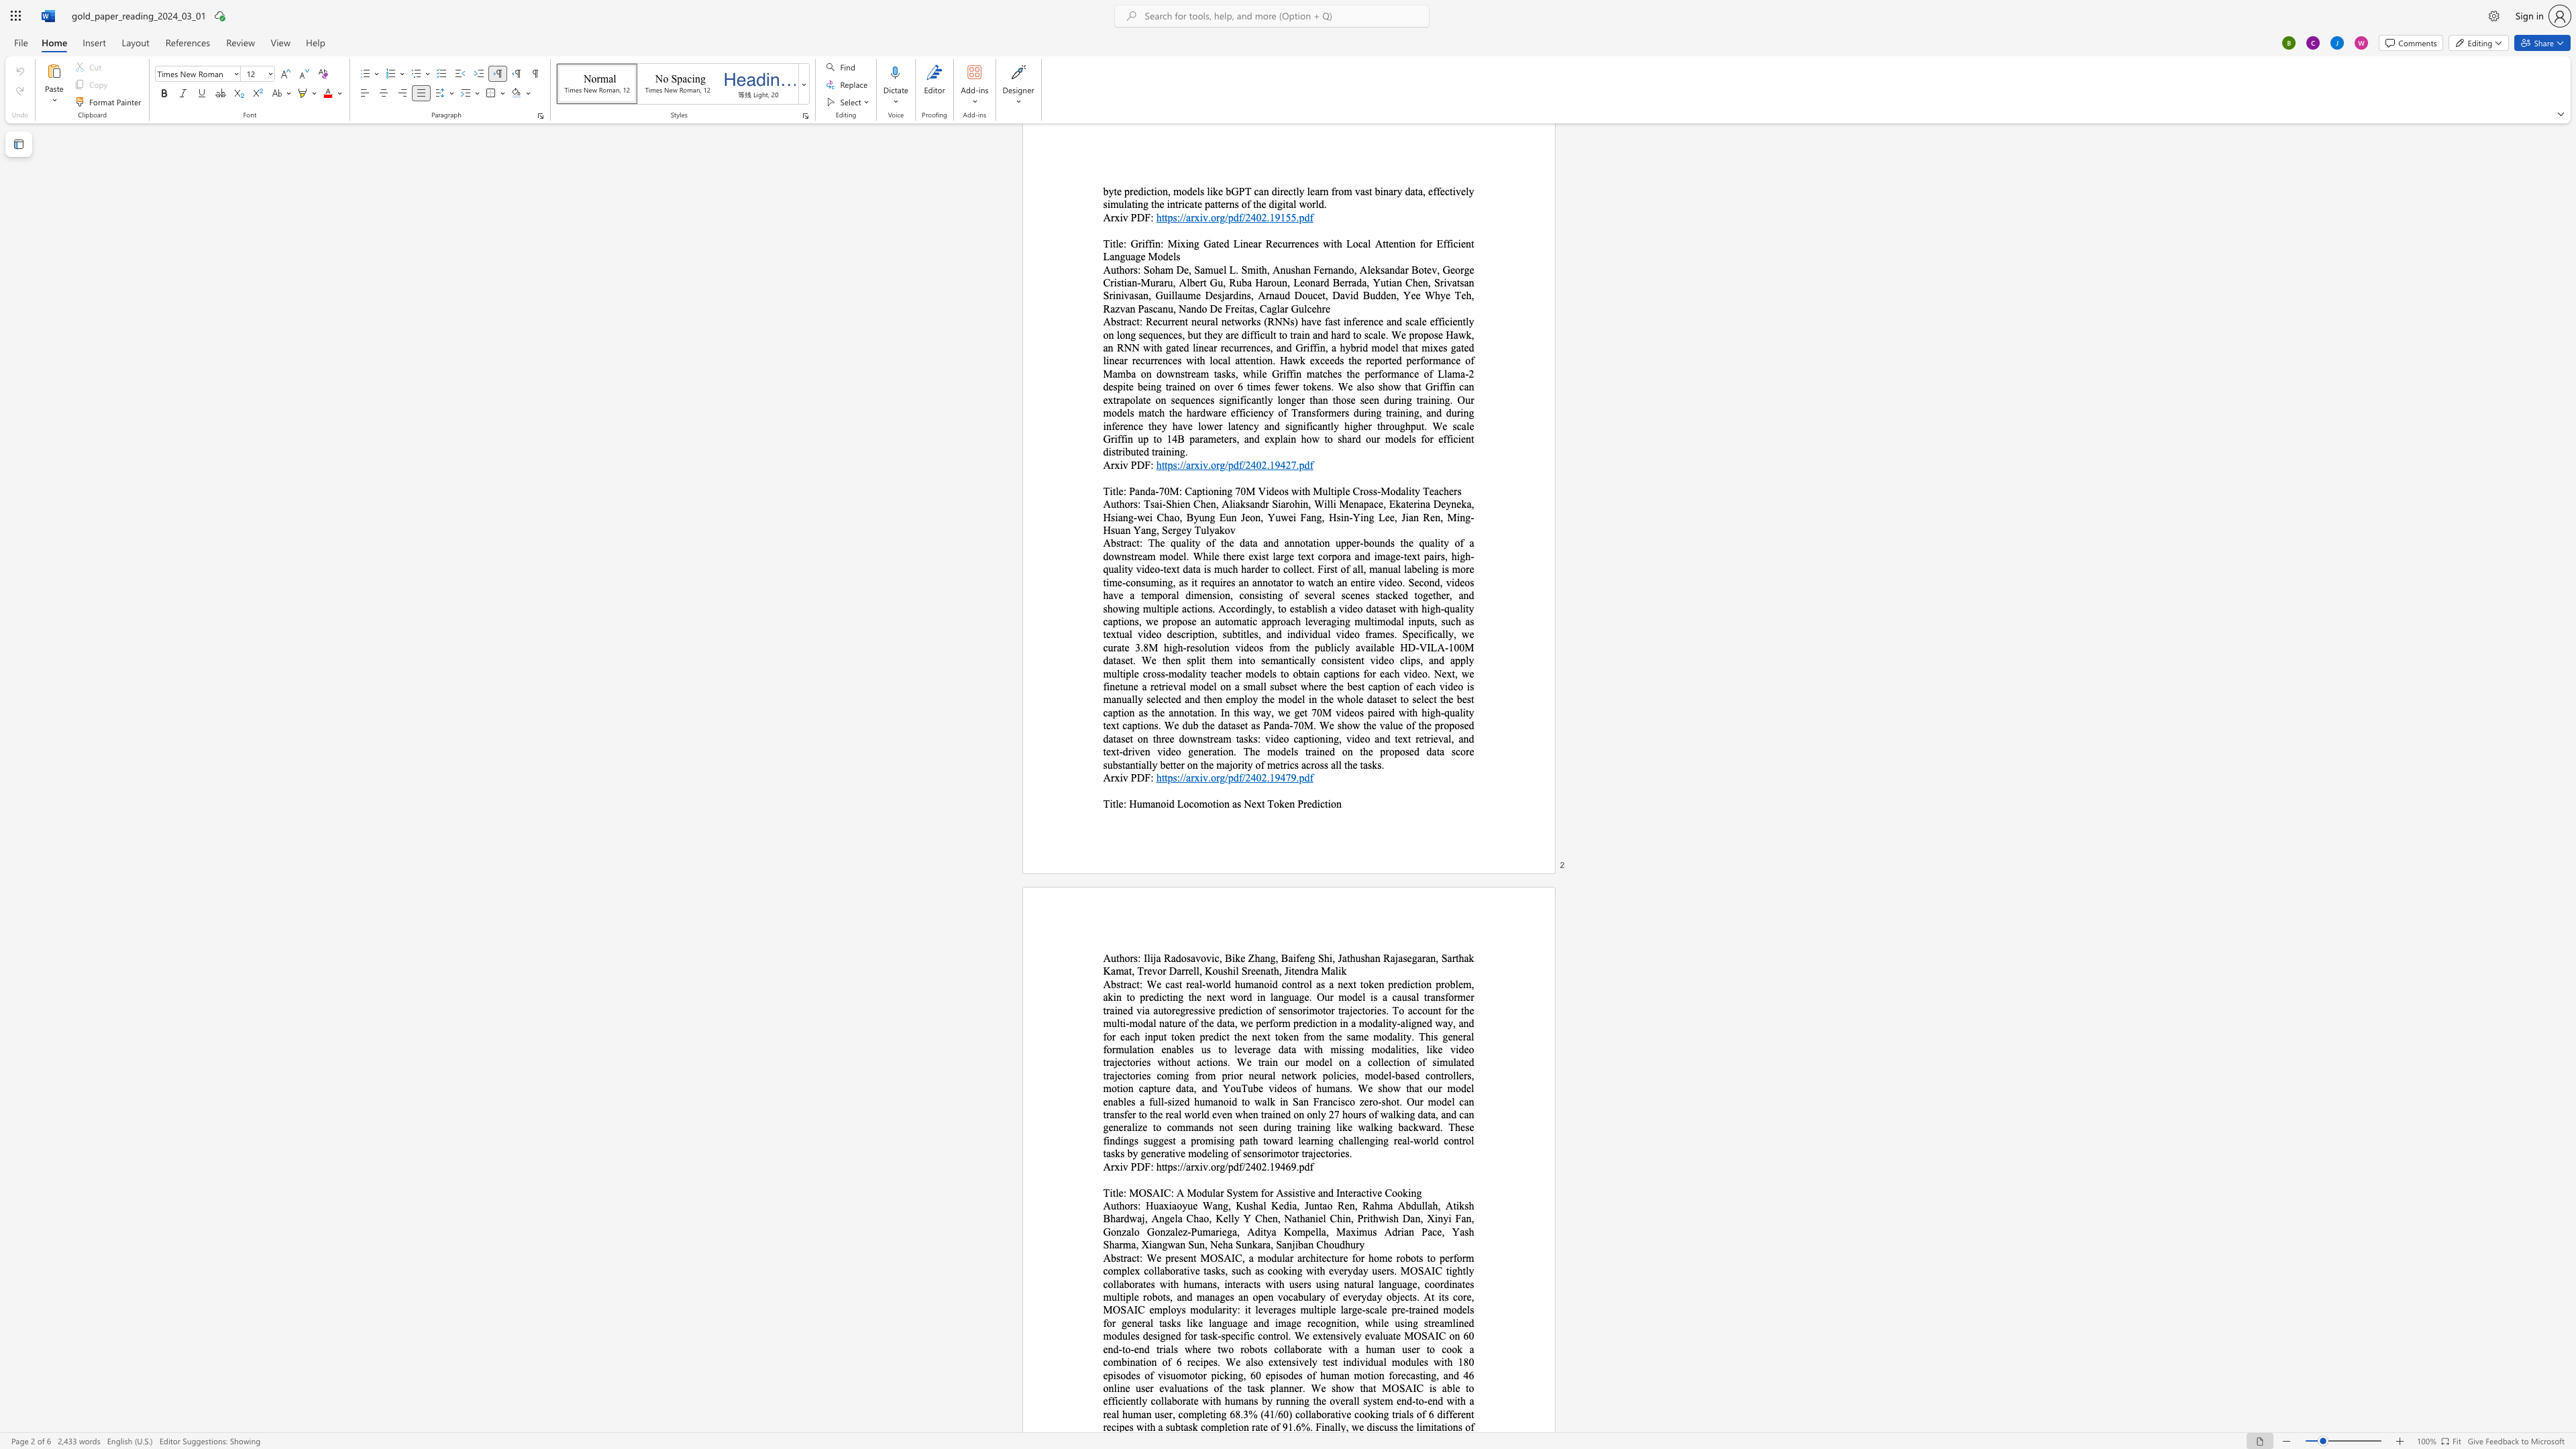 This screenshot has width=2576, height=1449. I want to click on the 3th character "i" in the text, so click(1369, 1191).